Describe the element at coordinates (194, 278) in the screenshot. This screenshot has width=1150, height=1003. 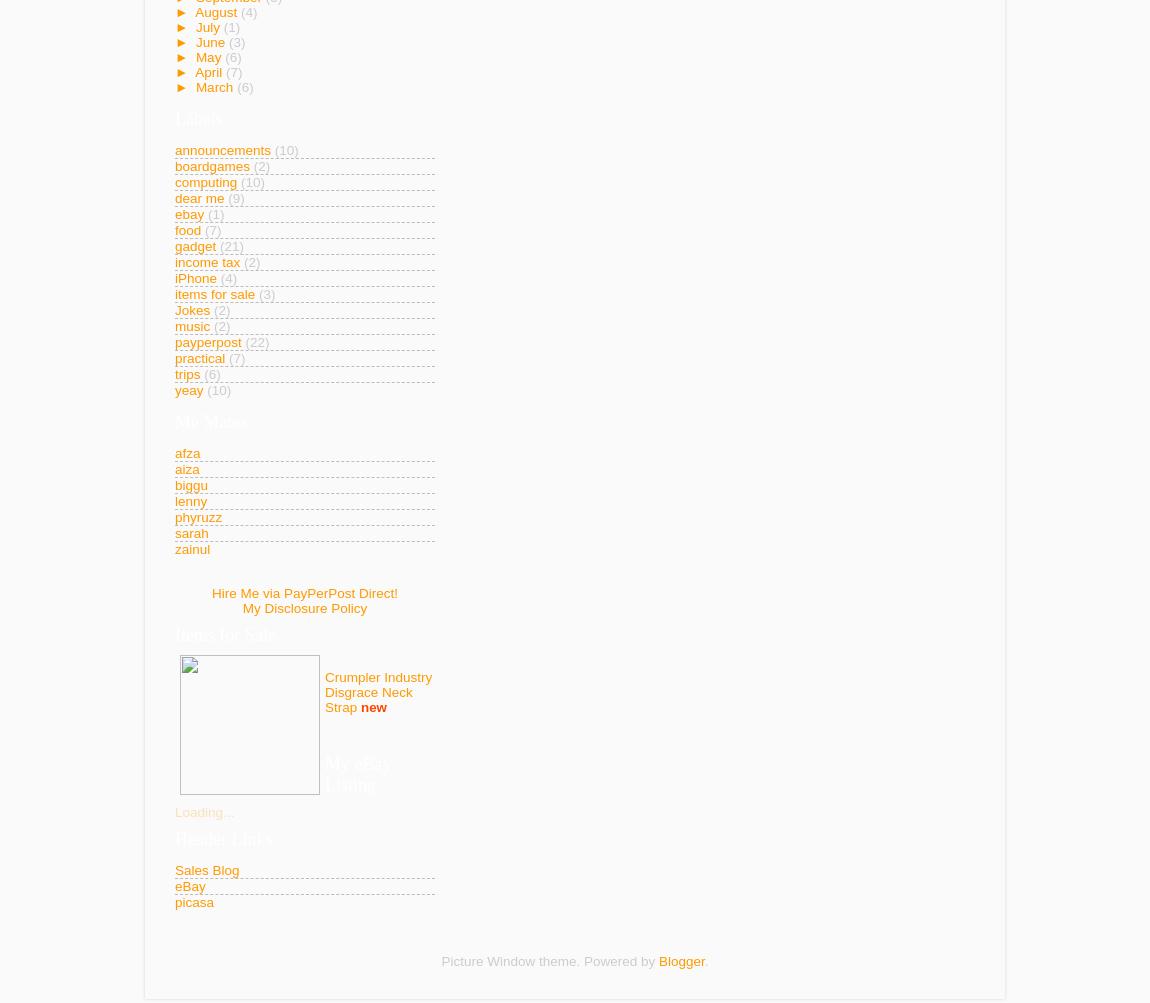
I see `'iPhone'` at that location.